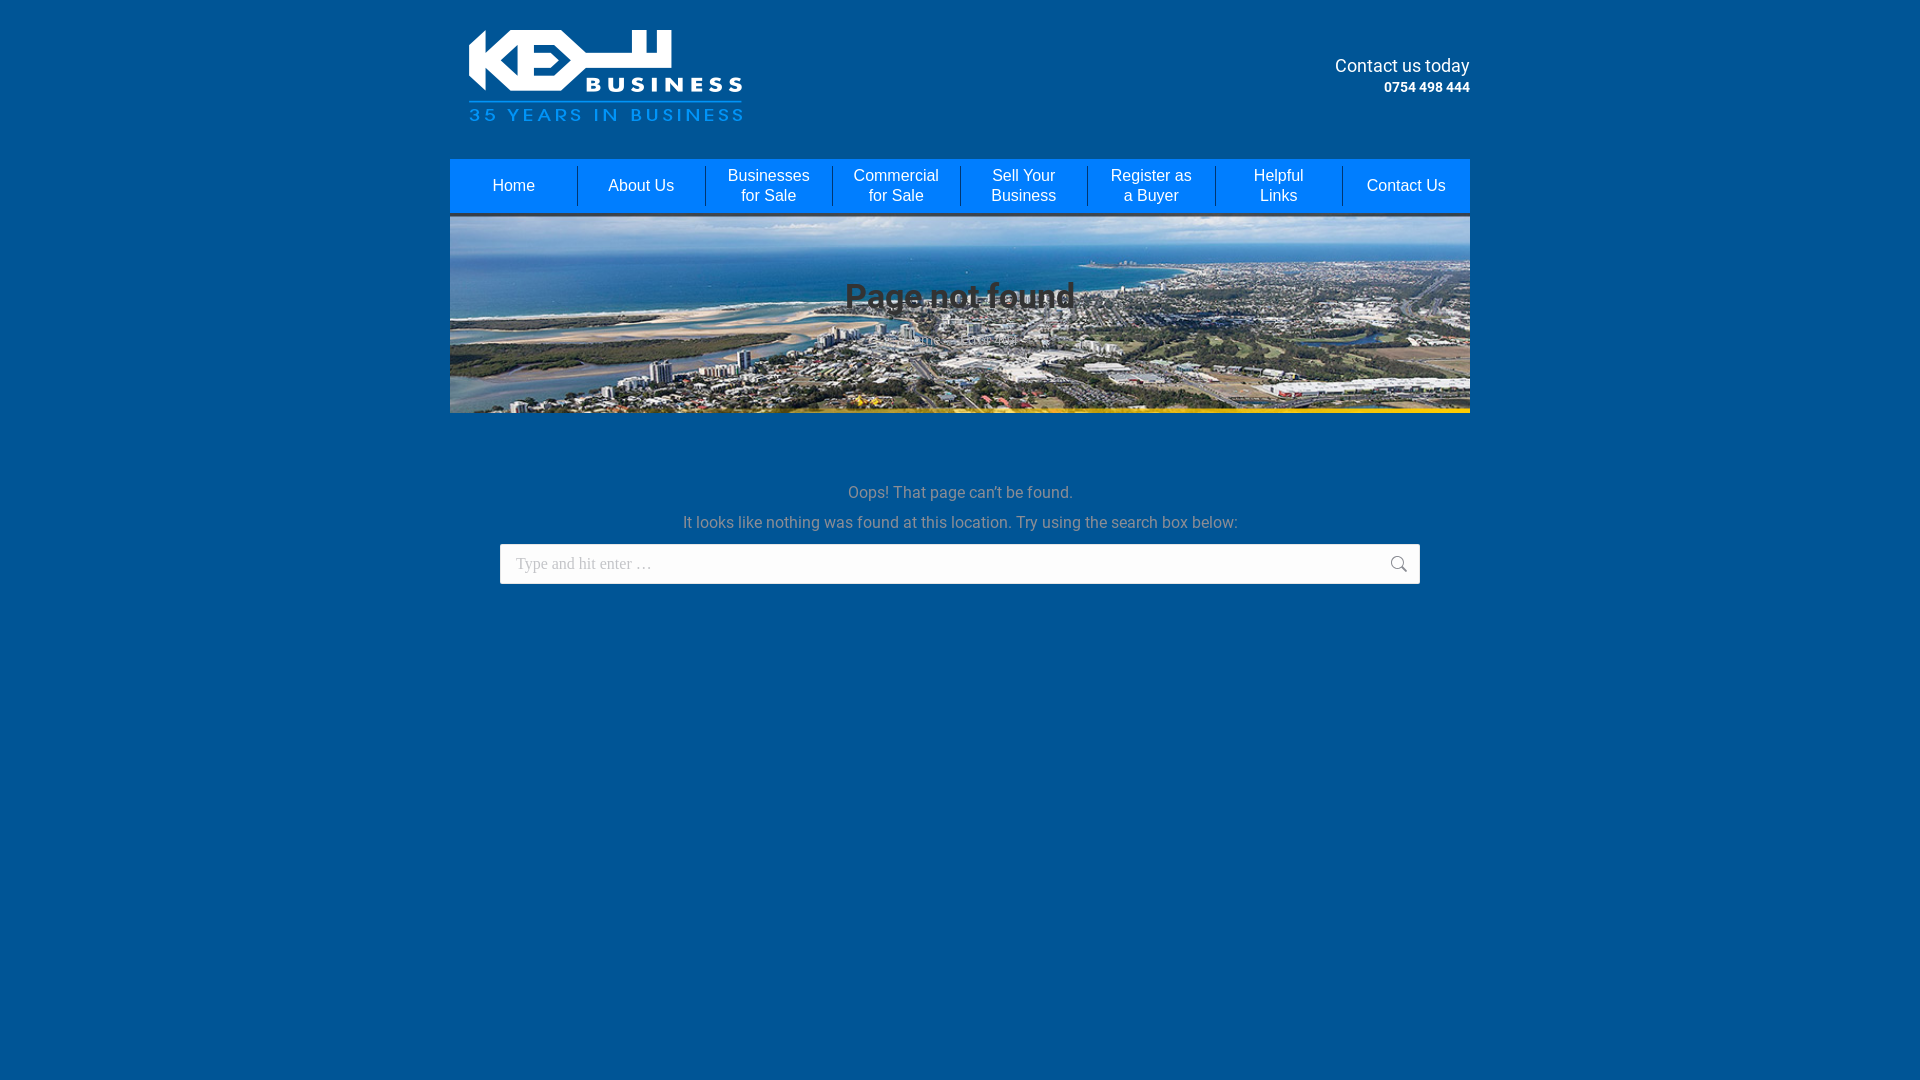 The width and height of the screenshot is (1920, 1080). I want to click on 'Sell Your Business', so click(1023, 185).